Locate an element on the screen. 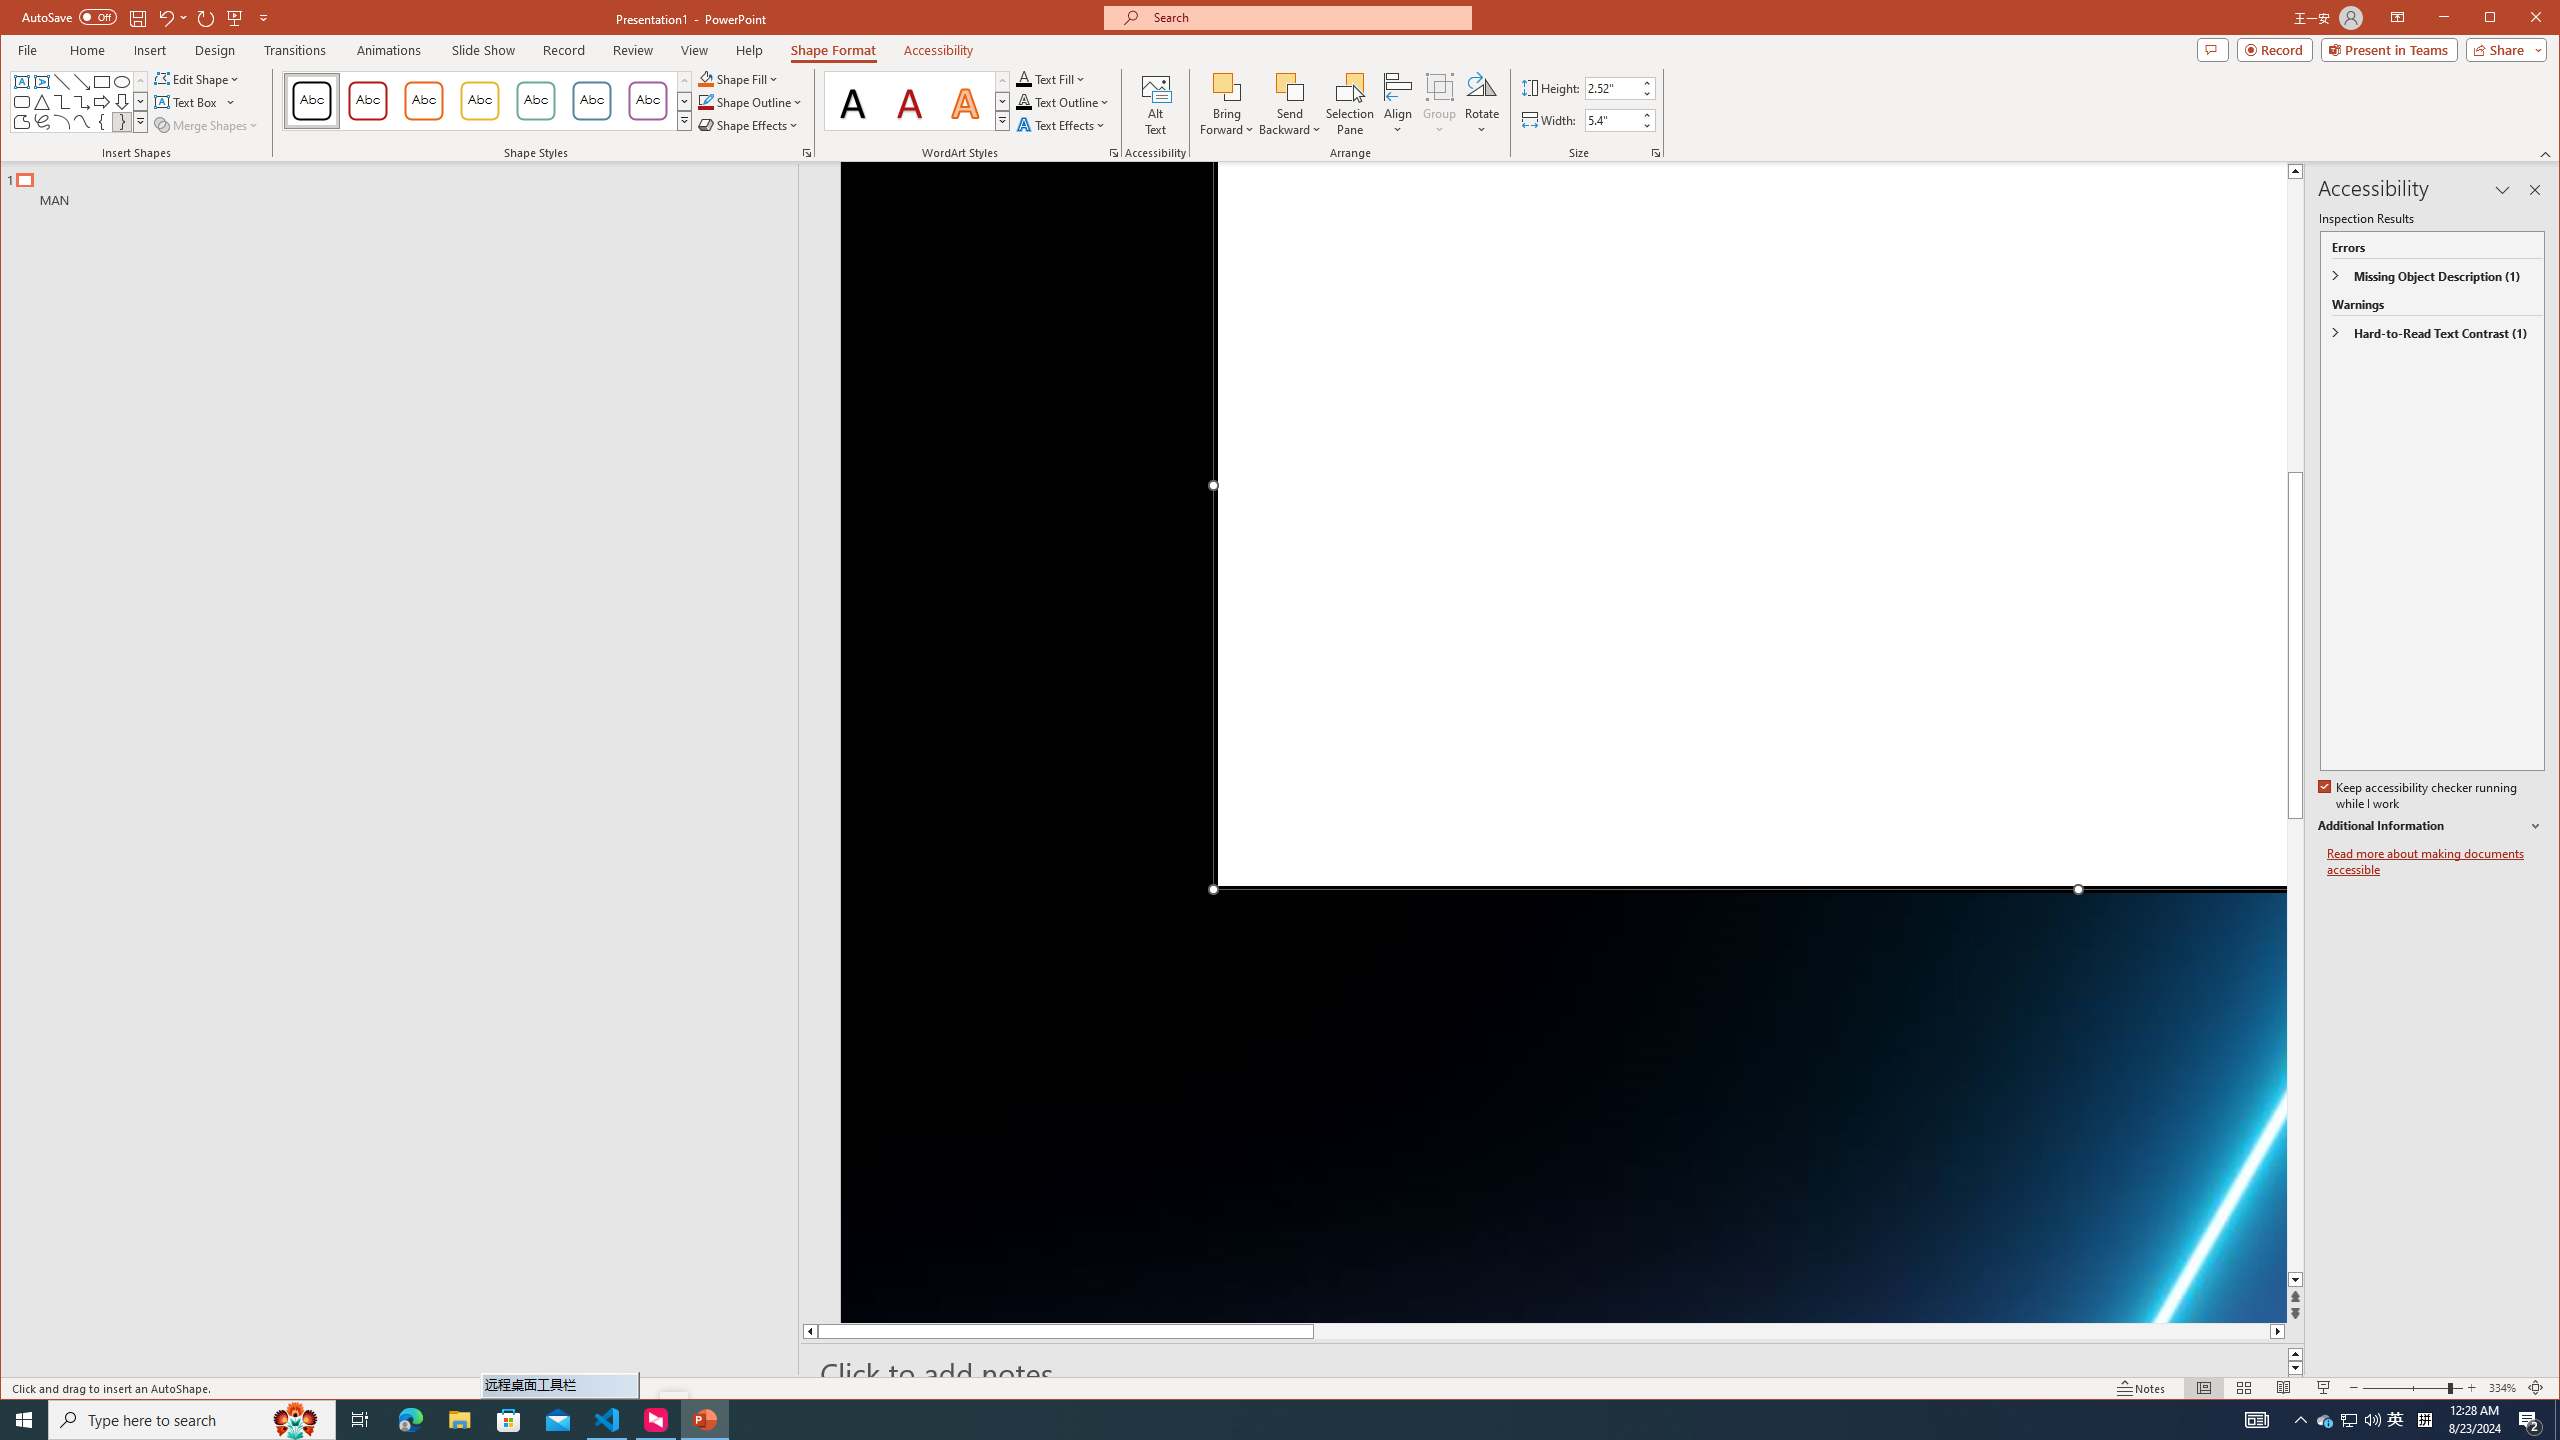  'Colored Outline - Gold, Accent 3' is located at coordinates (480, 100).